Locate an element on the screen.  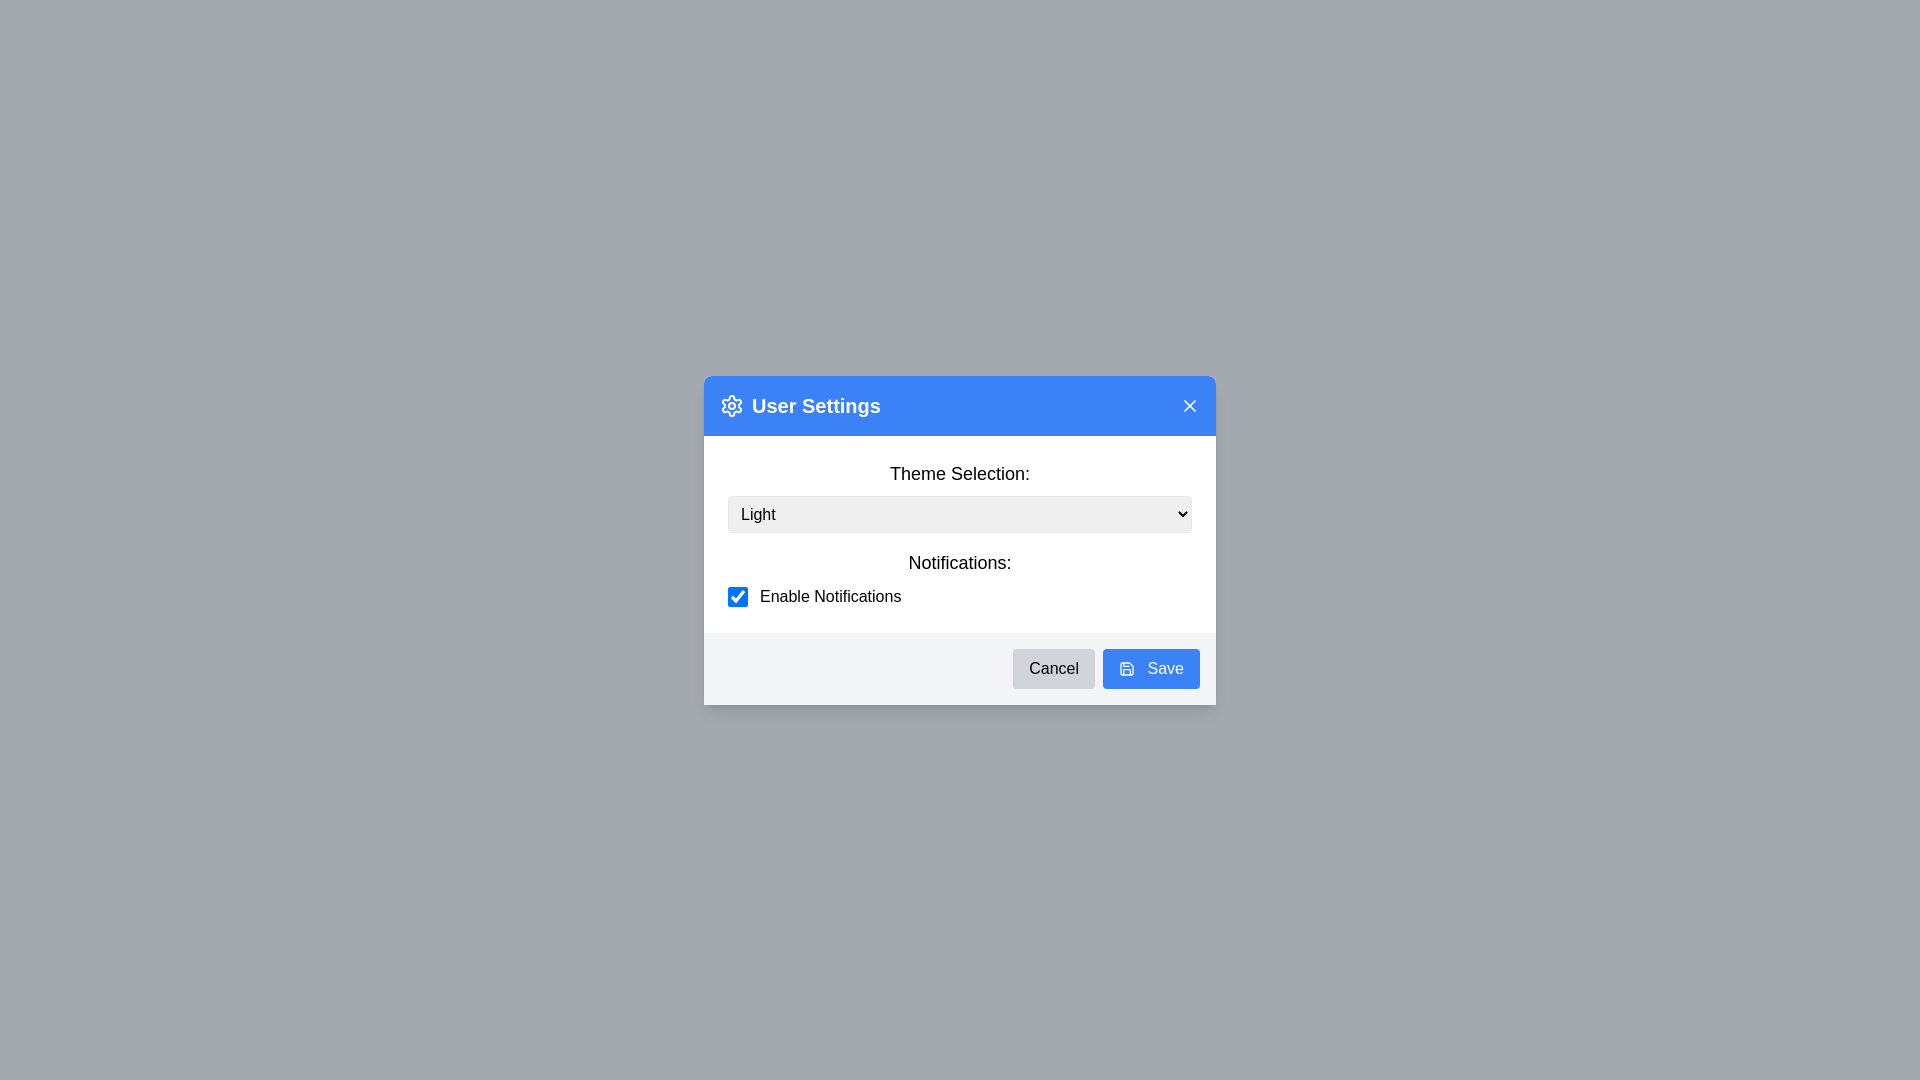
the checkbox with a blue background and a white checkmark, located in the 'Enable Notifications' group below the 'Theme Selection' dropdown is located at coordinates (737, 595).